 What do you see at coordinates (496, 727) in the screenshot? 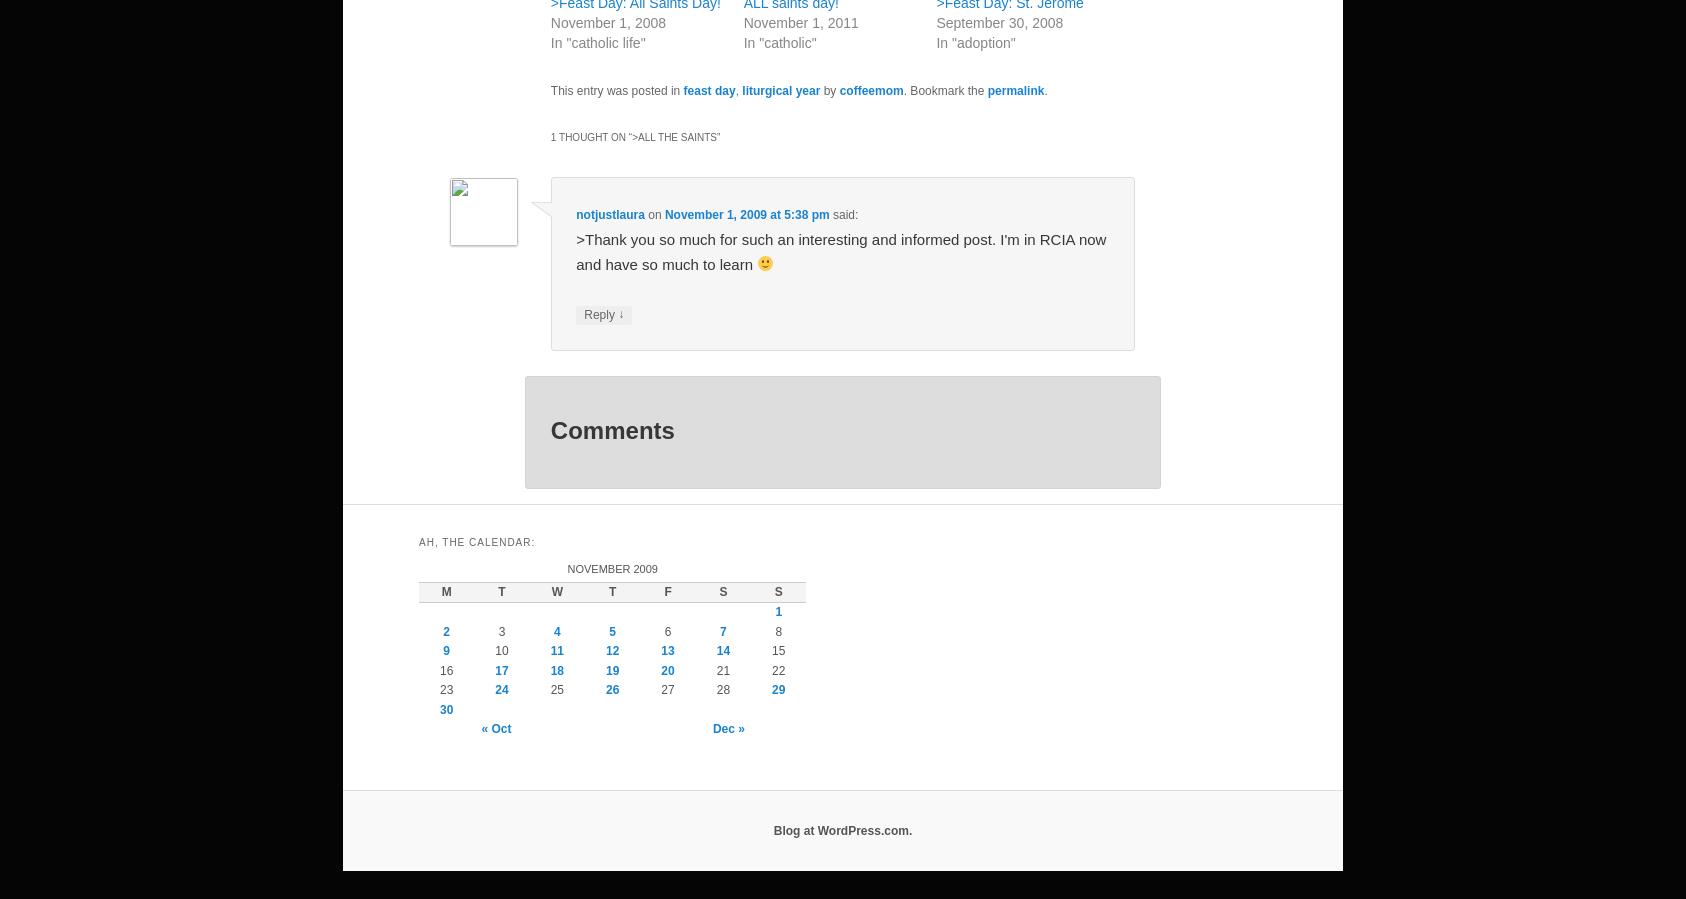
I see `'« Oct'` at bounding box center [496, 727].